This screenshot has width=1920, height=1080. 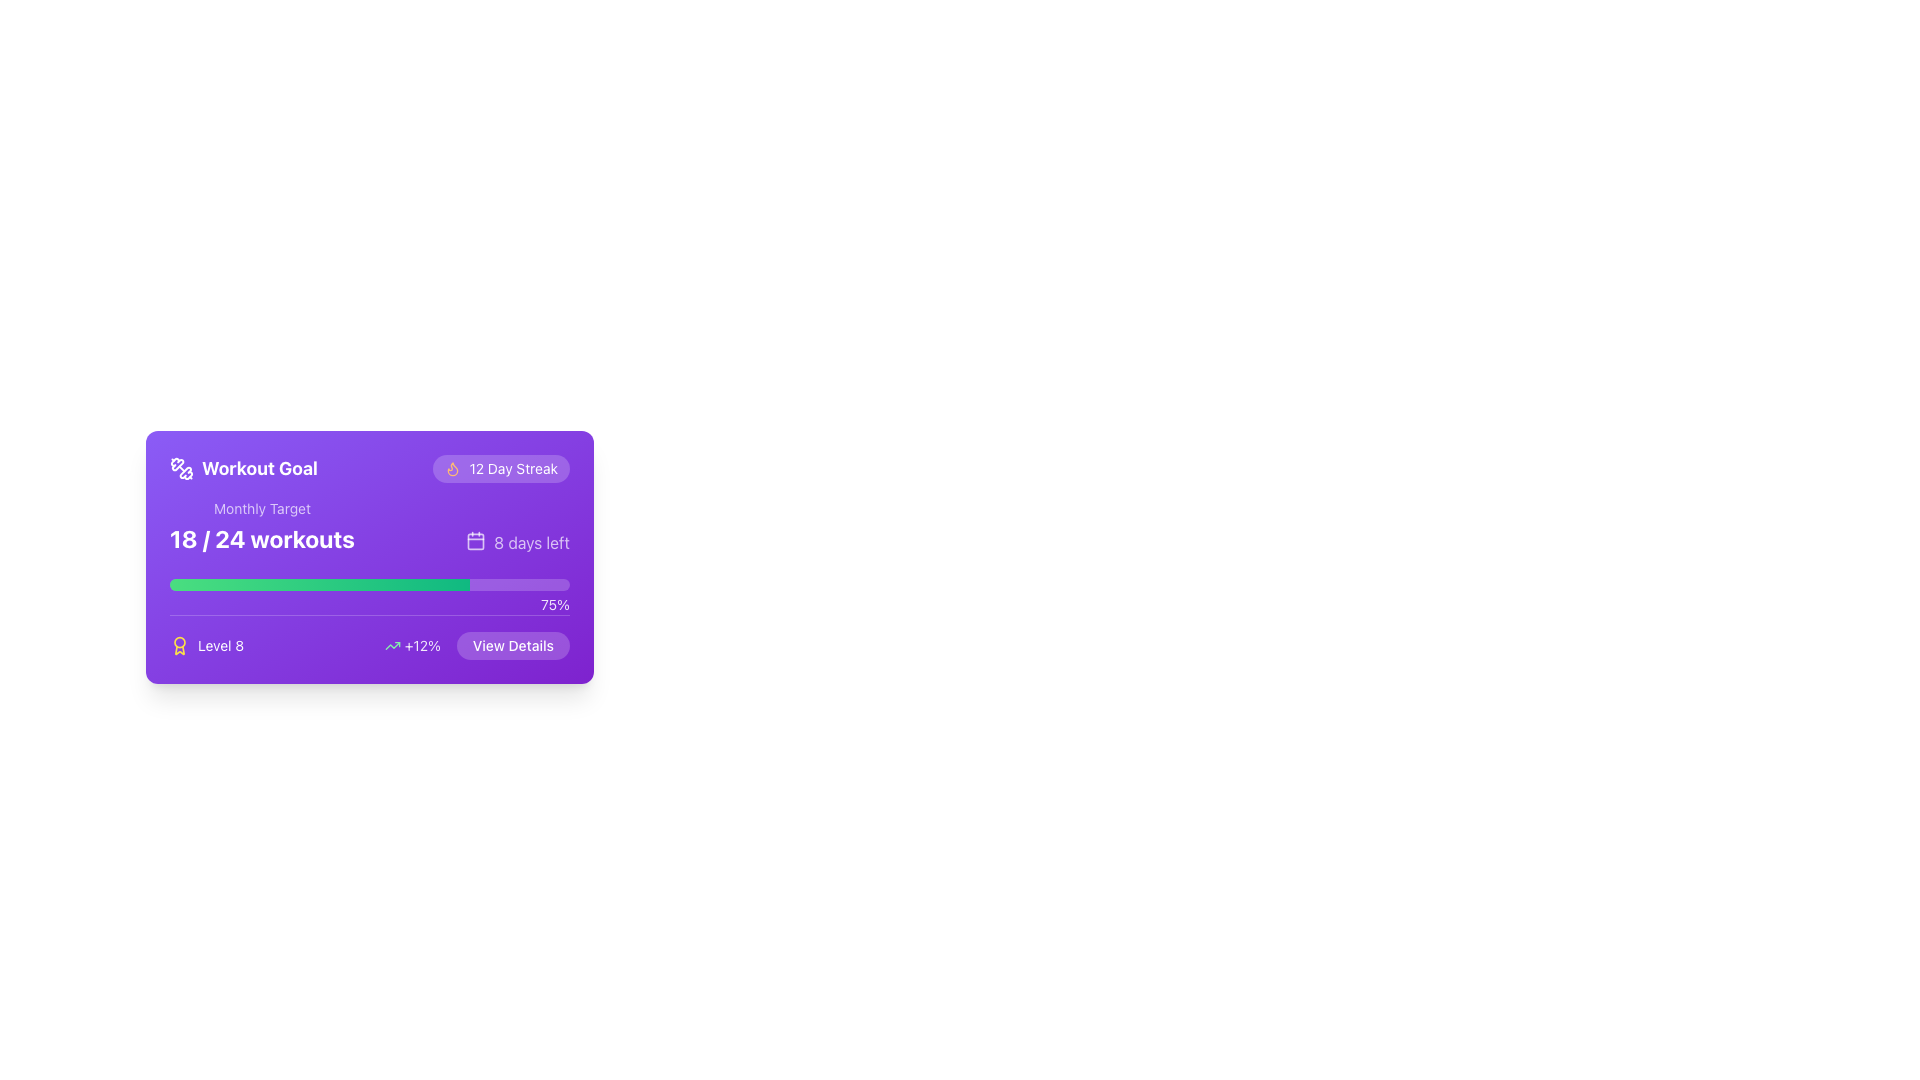 I want to click on the Card component that summarizes the user's workout progress and goals, located in the top-left corner of the scrollable panel, so click(x=369, y=557).